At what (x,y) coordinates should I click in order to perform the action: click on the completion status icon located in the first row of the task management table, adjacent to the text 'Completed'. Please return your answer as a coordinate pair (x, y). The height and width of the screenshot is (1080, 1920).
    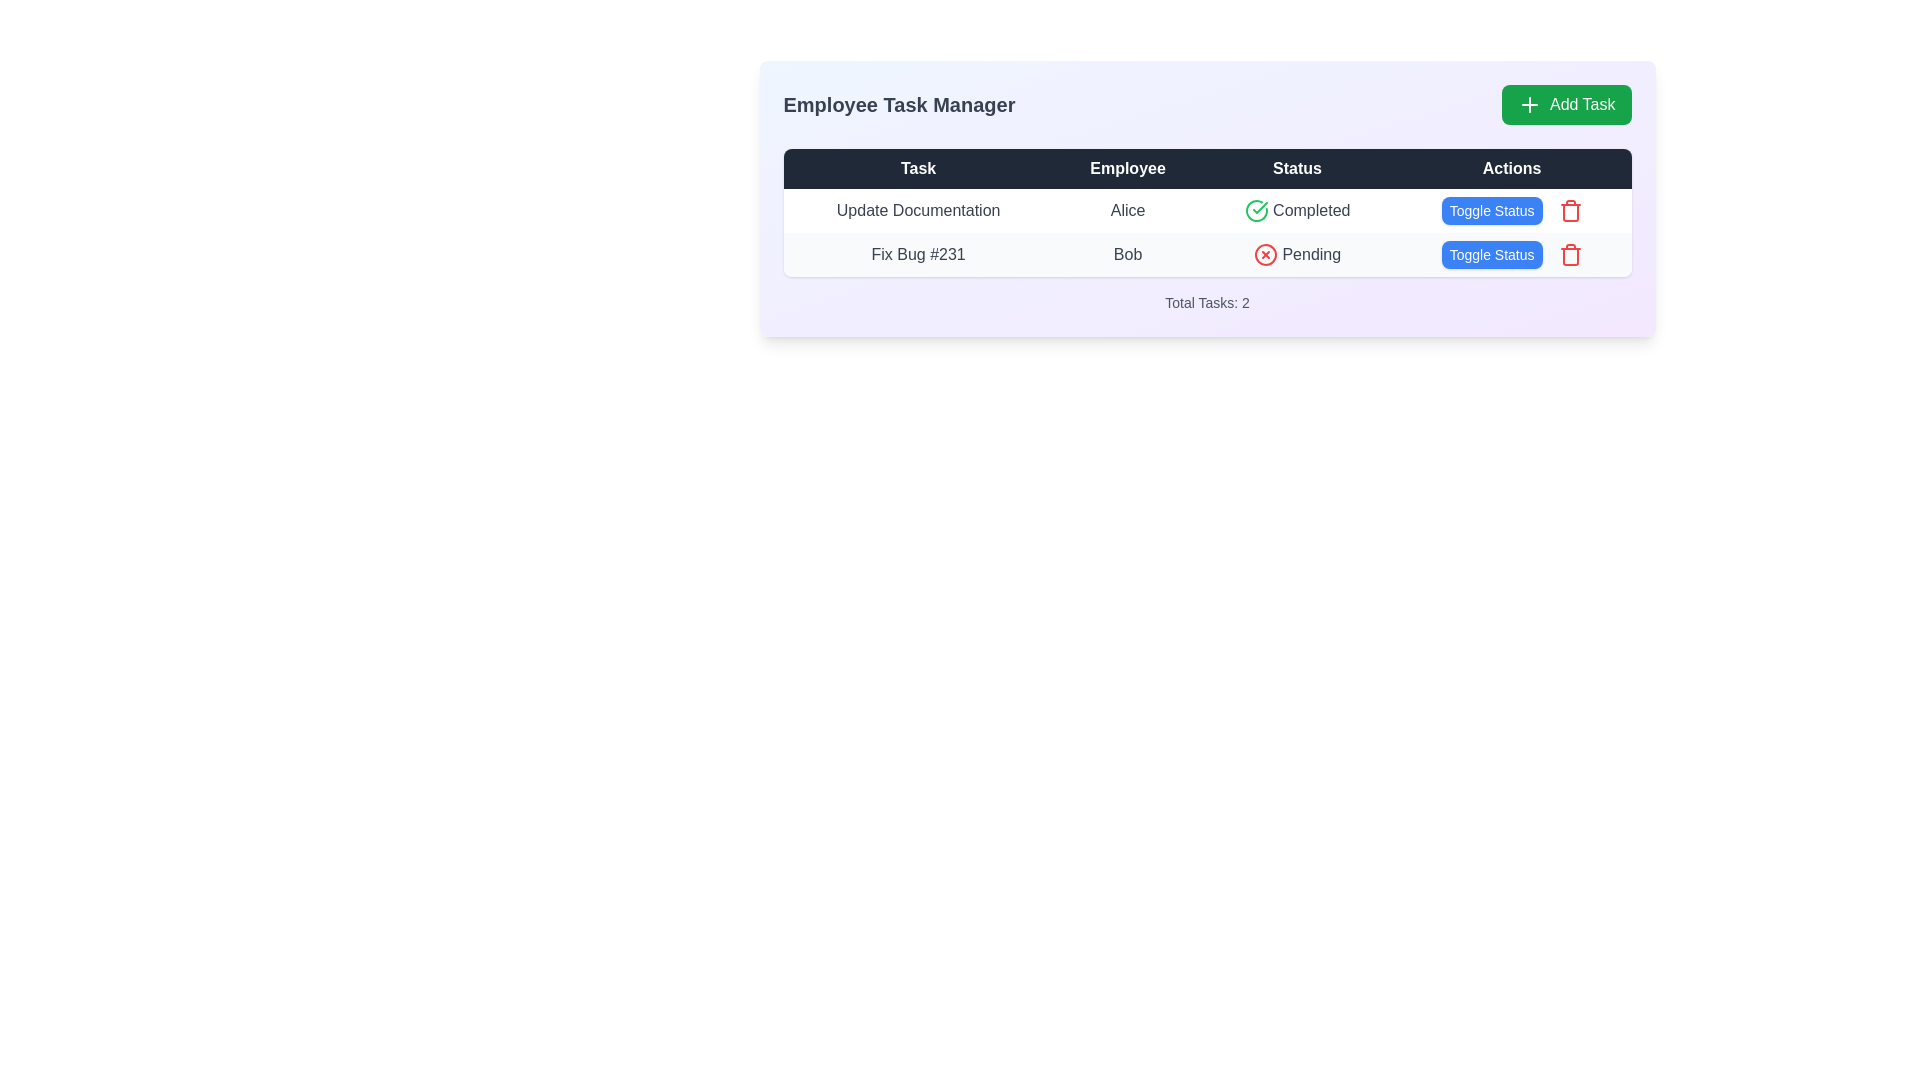
    Looking at the image, I should click on (1259, 208).